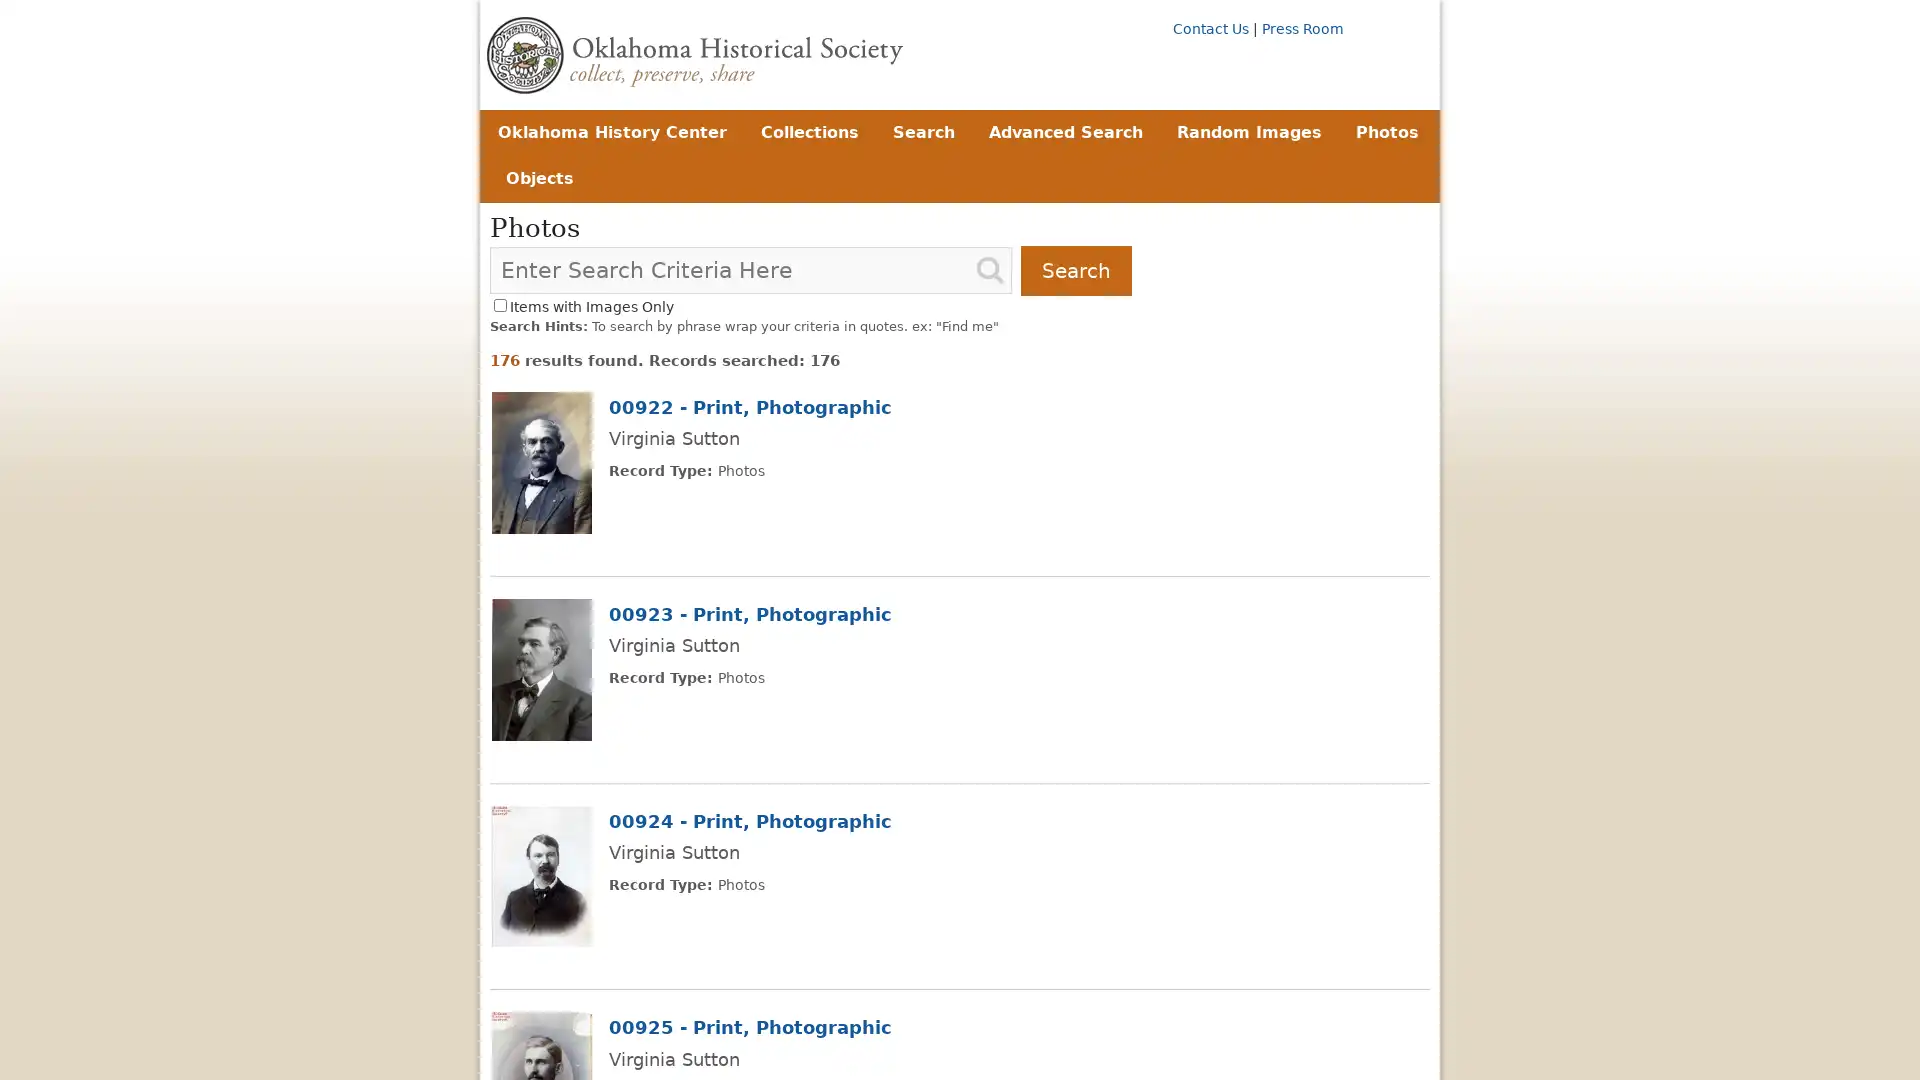 The image size is (1920, 1080). What do you see at coordinates (1075, 270) in the screenshot?
I see `Search` at bounding box center [1075, 270].